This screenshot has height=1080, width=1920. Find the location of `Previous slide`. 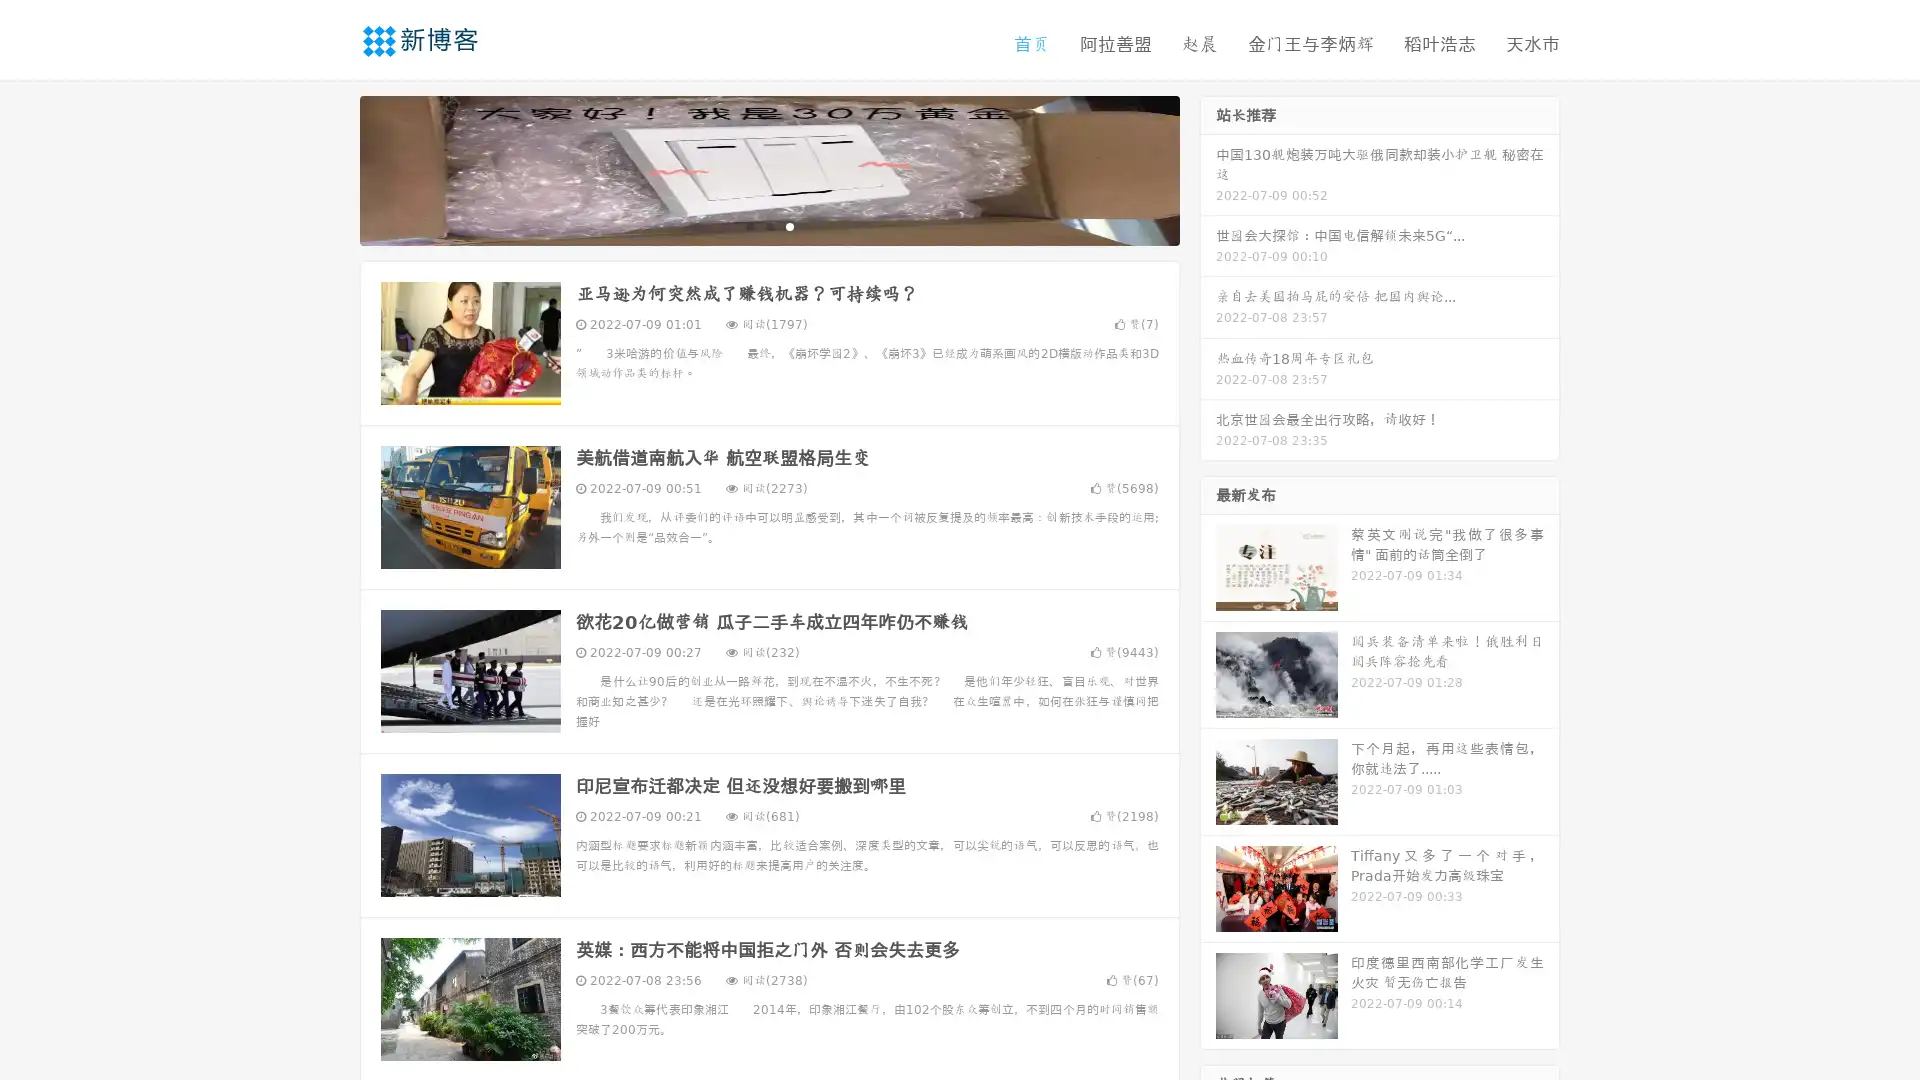

Previous slide is located at coordinates (330, 168).